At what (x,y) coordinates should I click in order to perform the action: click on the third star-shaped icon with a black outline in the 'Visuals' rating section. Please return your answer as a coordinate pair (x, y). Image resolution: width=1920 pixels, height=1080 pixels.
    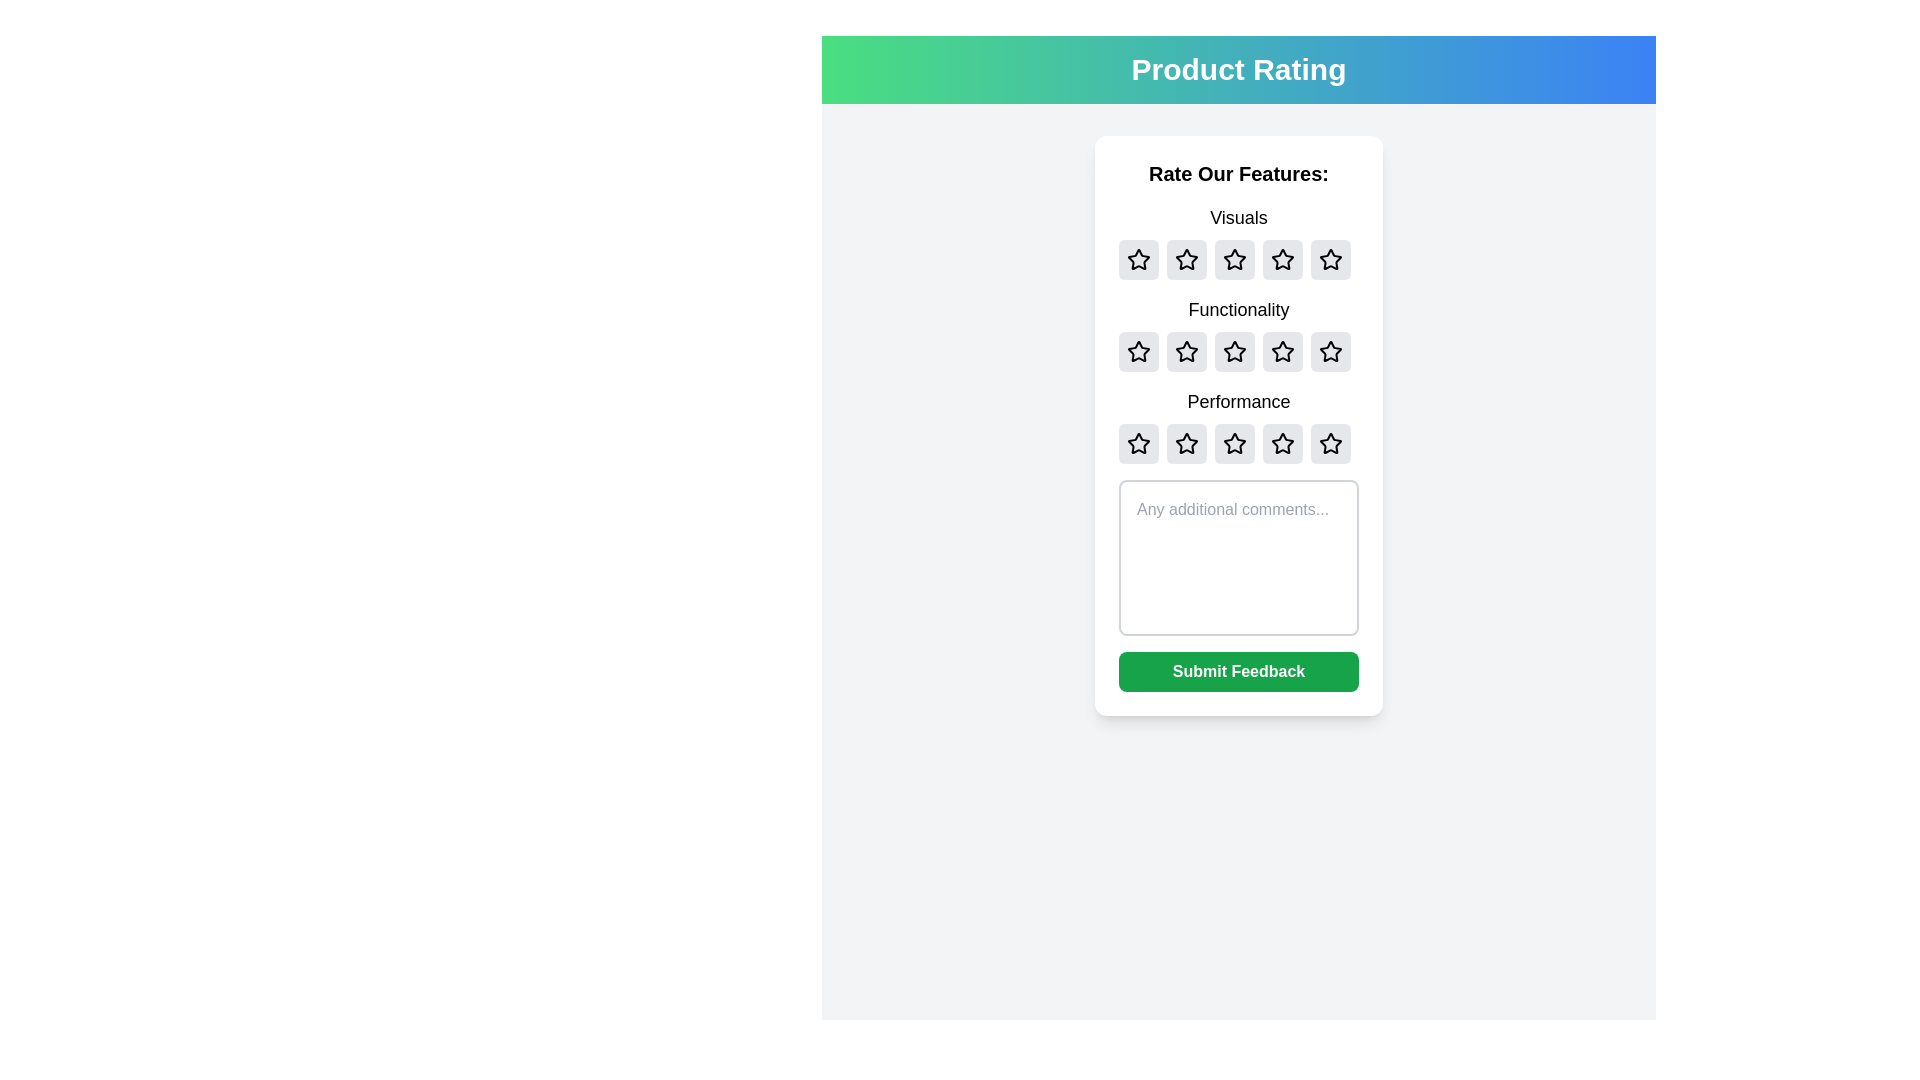
    Looking at the image, I should click on (1281, 257).